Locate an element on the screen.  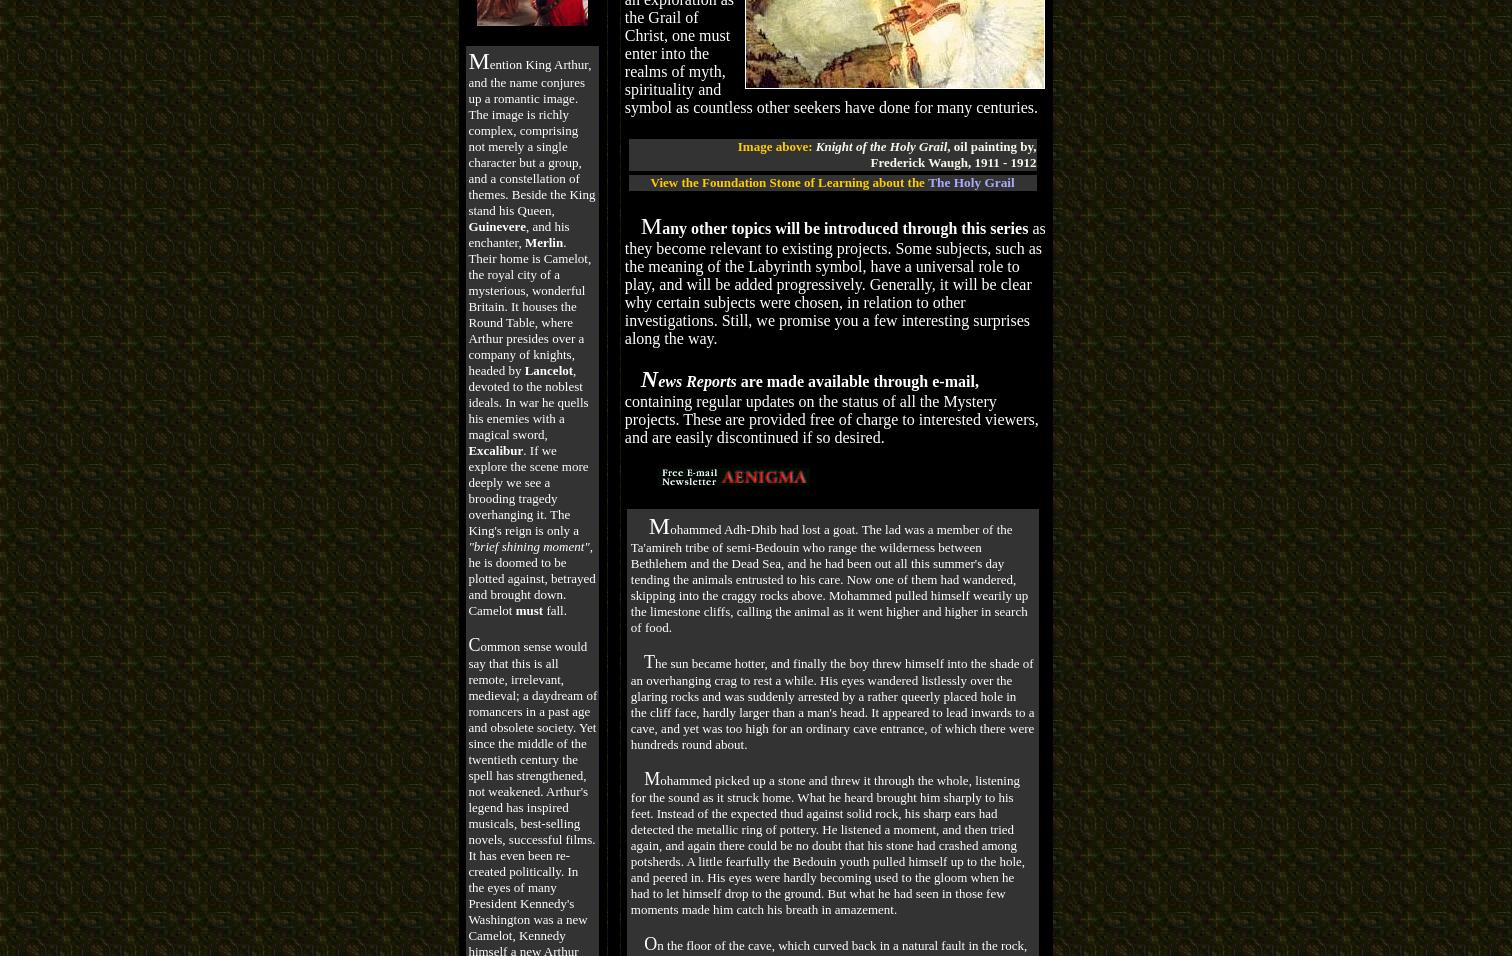
'The 
              Holy Grail' is located at coordinates (971, 181).